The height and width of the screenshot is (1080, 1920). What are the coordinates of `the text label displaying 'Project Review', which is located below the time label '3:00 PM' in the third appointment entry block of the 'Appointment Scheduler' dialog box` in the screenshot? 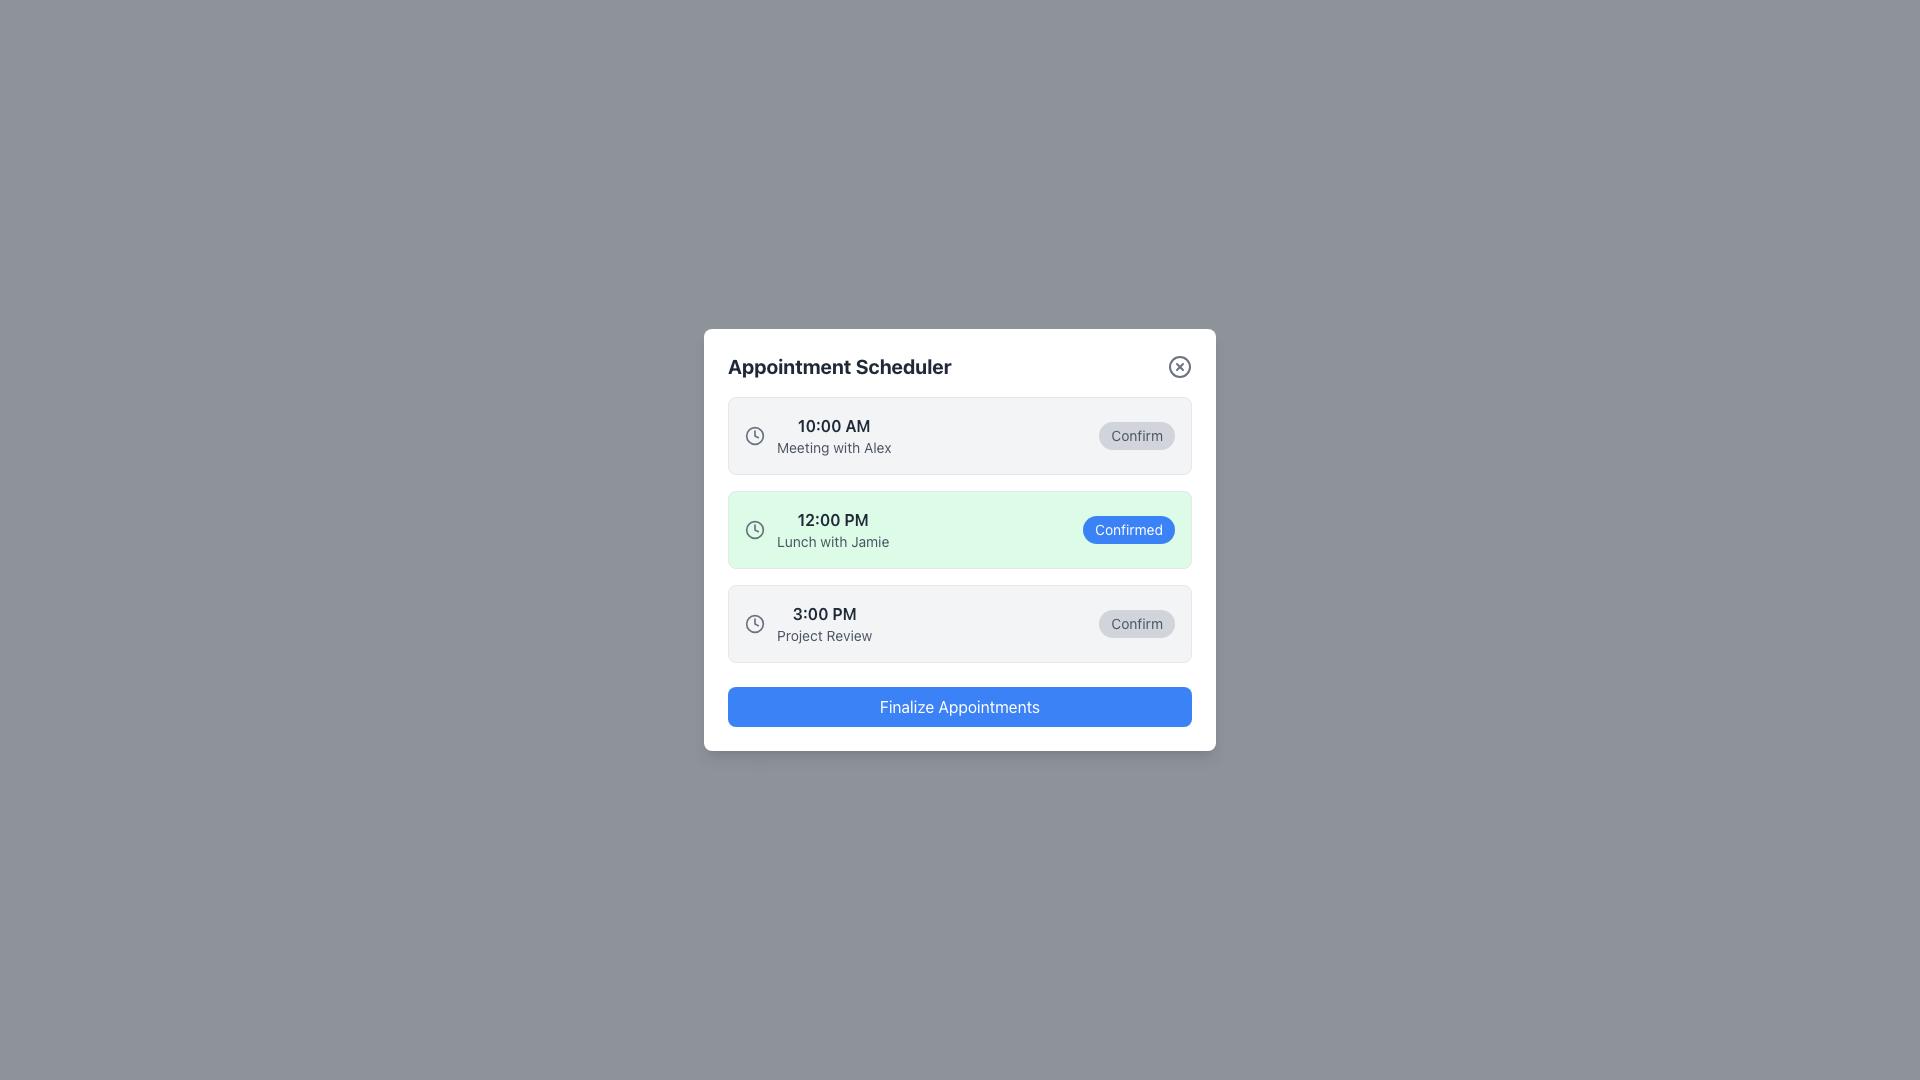 It's located at (824, 636).